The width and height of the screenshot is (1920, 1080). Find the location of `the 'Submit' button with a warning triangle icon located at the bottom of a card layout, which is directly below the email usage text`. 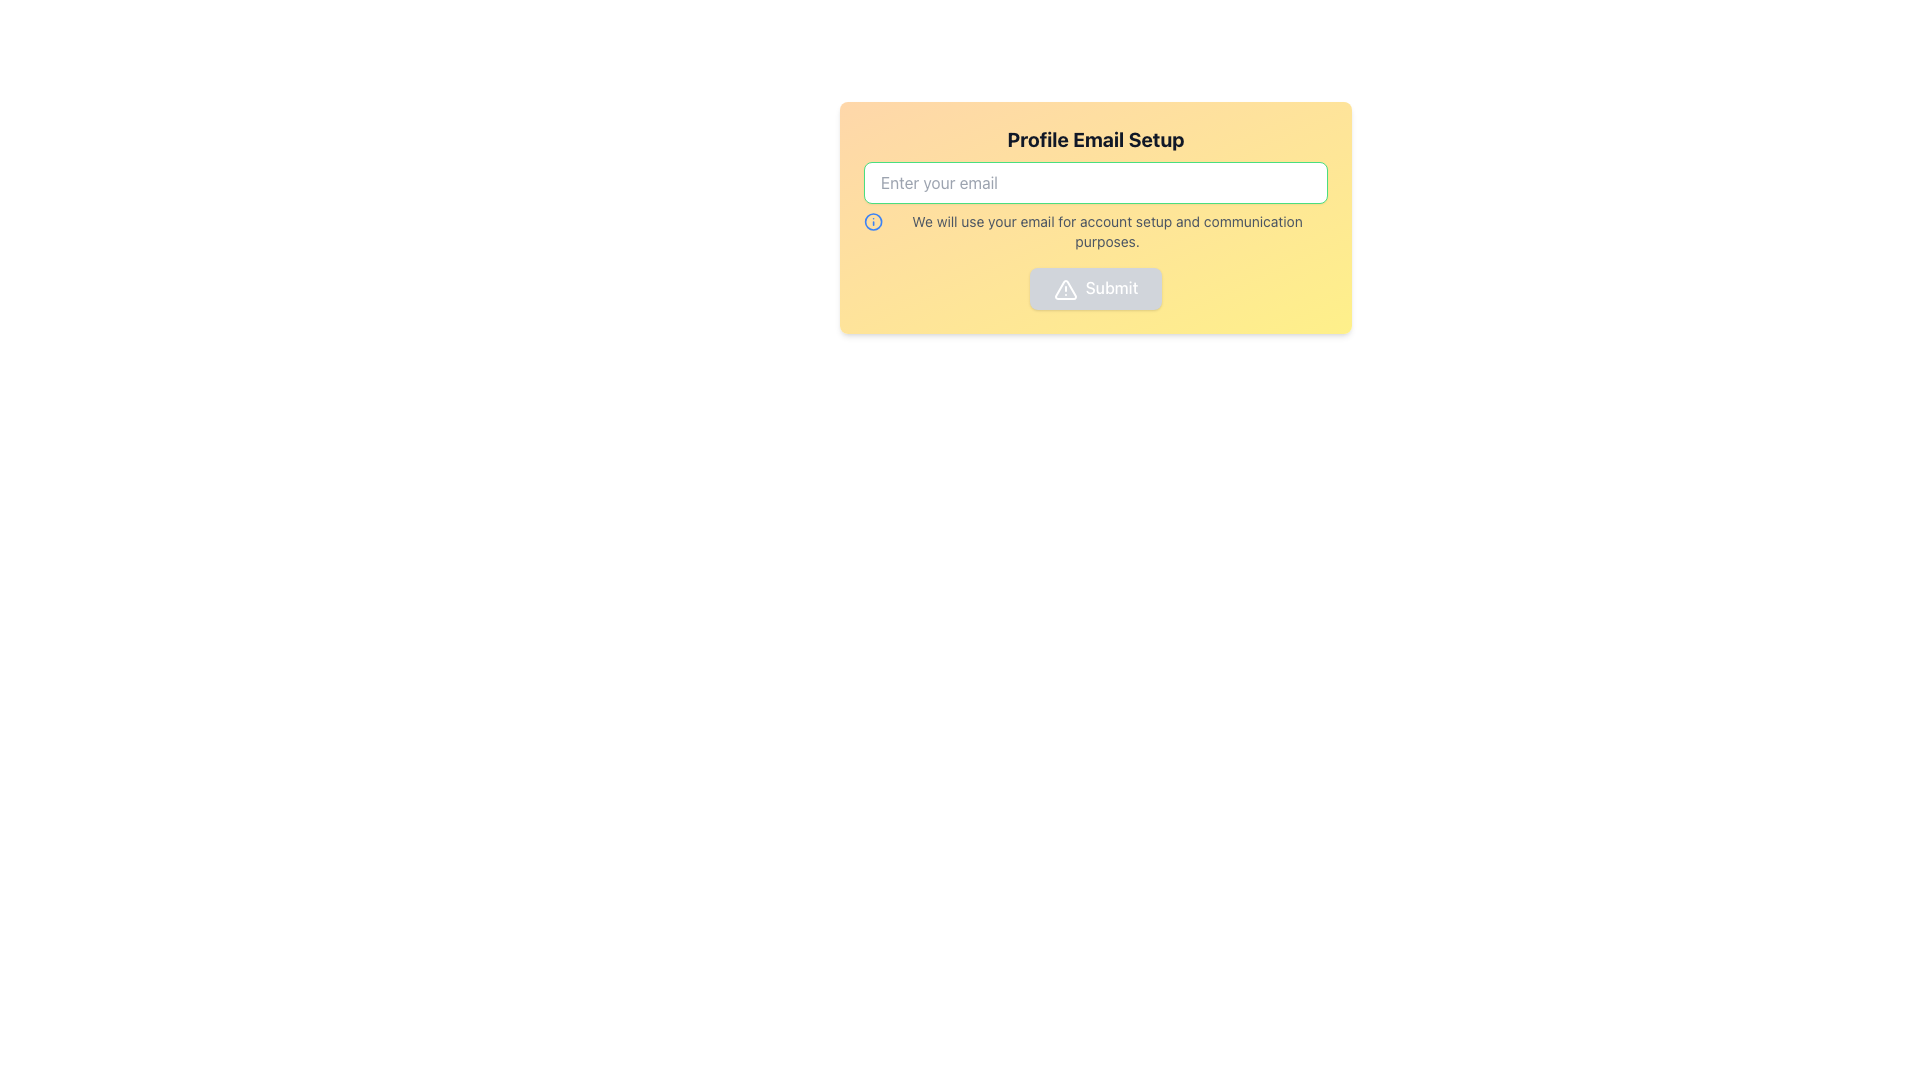

the 'Submit' button with a warning triangle icon located at the bottom of a card layout, which is directly below the email usage text is located at coordinates (1094, 288).